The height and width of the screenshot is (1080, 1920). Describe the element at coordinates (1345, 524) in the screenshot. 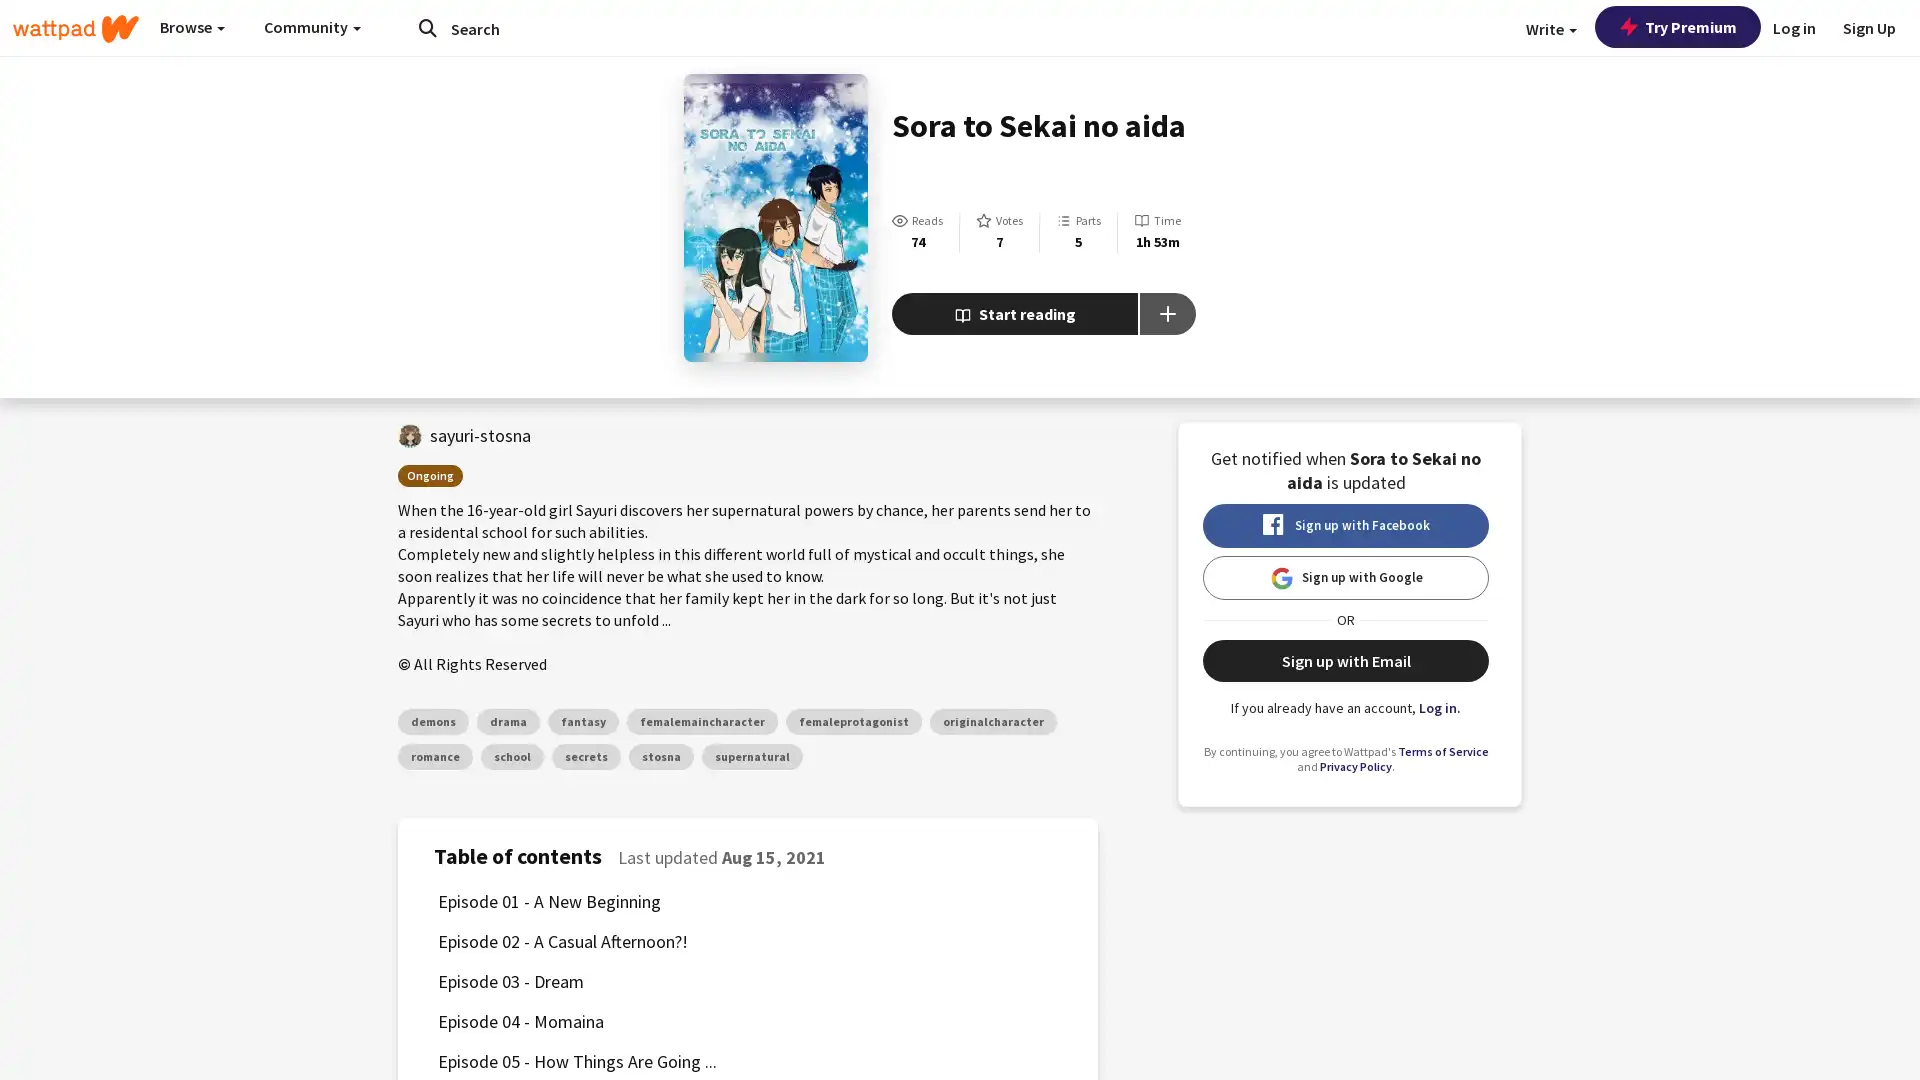

I see `Sign up with Facebook` at that location.